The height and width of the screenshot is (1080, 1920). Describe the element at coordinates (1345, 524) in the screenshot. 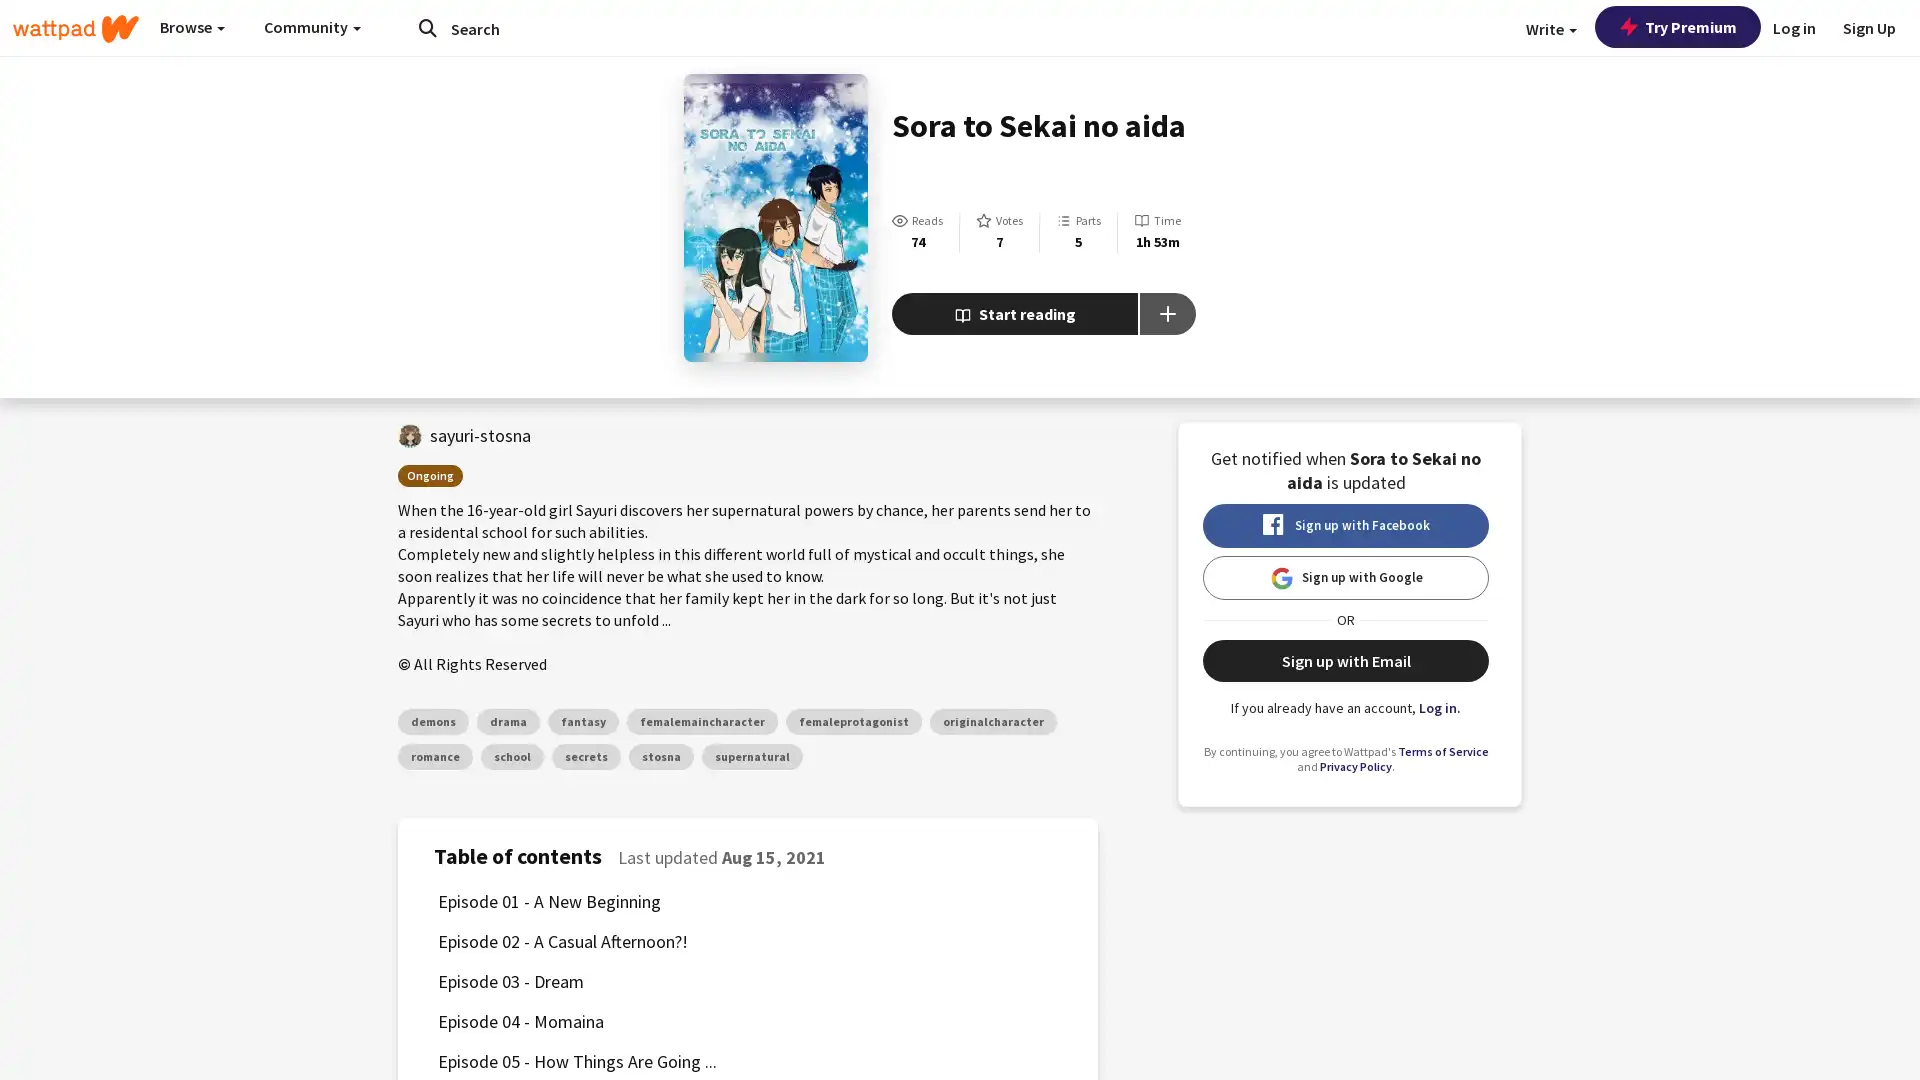

I see `Sign up with Facebook` at that location.